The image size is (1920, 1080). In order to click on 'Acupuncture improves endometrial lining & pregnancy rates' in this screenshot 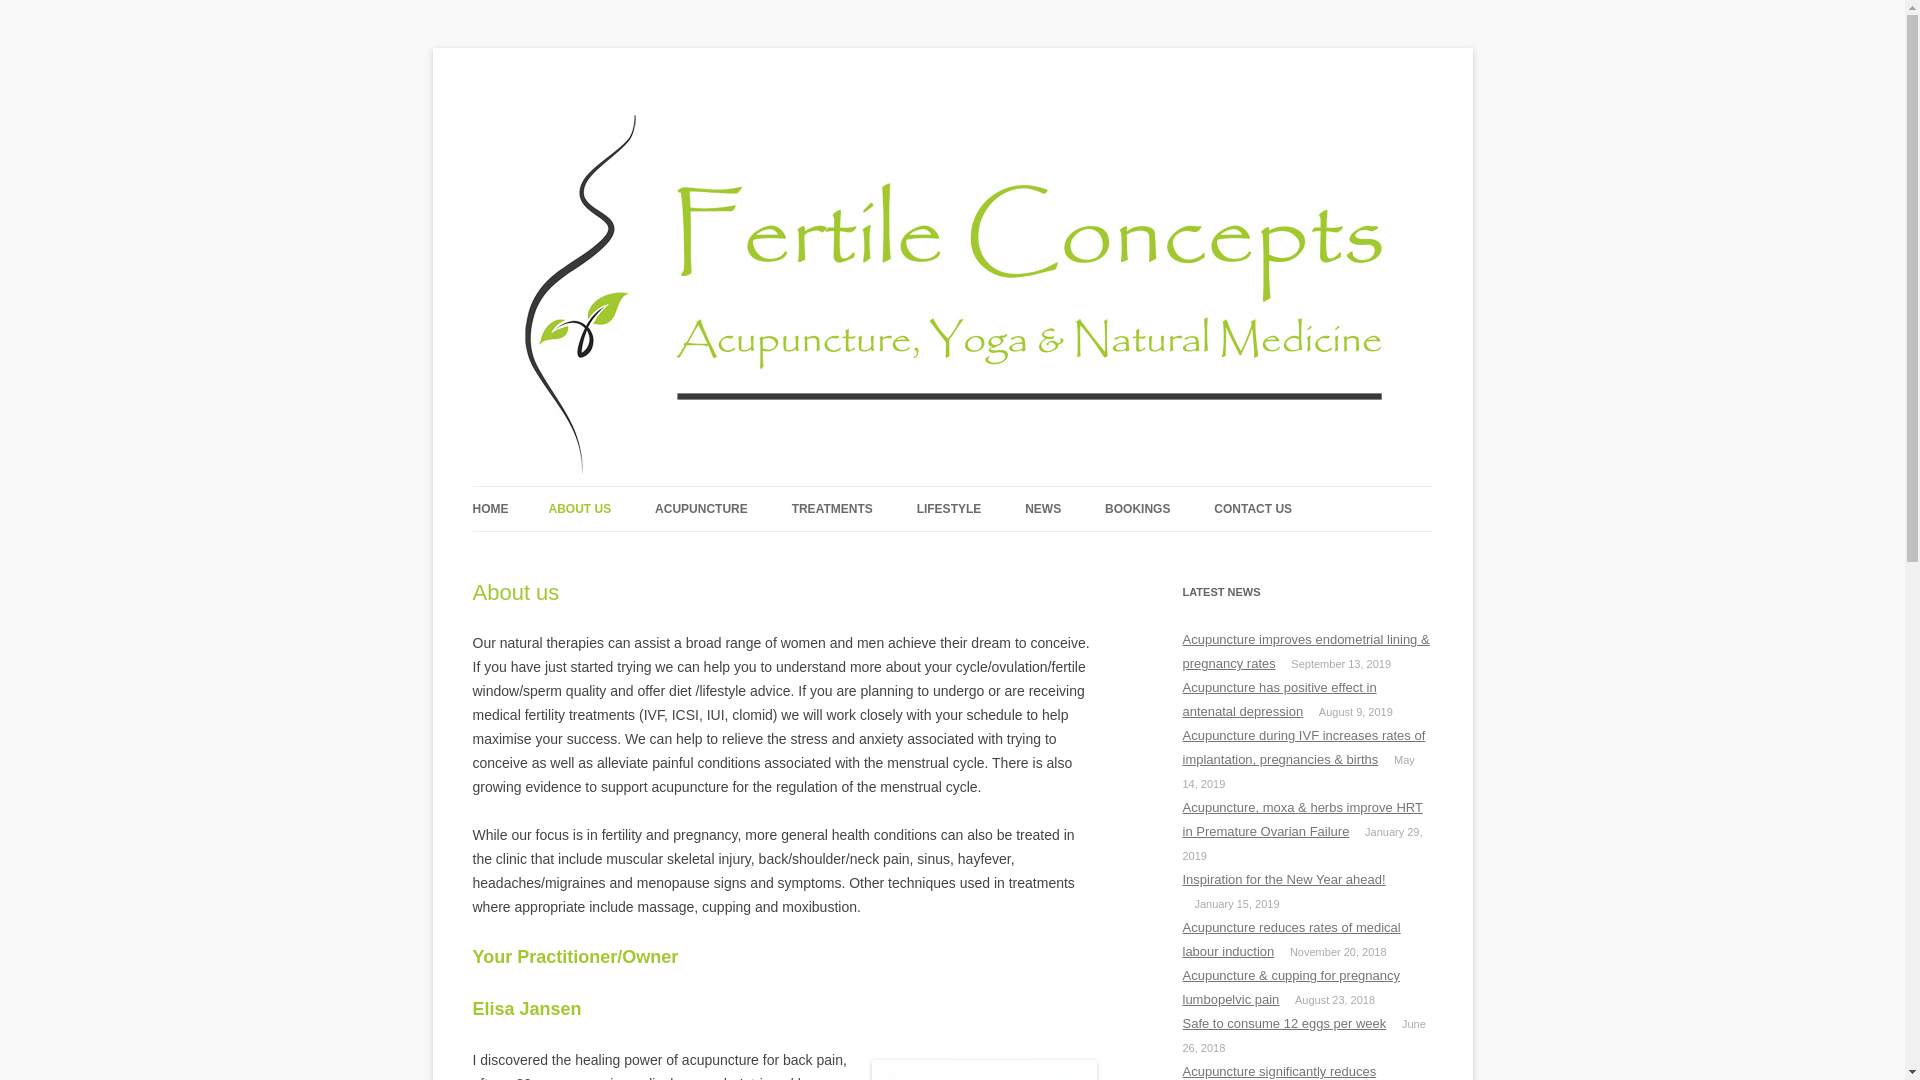, I will do `click(1305, 651)`.